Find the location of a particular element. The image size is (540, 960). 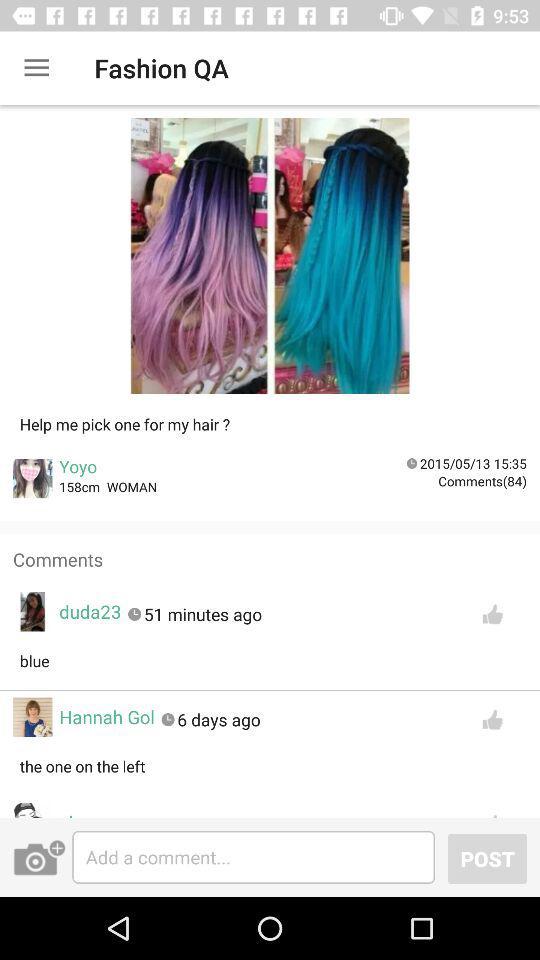

photo is located at coordinates (39, 856).